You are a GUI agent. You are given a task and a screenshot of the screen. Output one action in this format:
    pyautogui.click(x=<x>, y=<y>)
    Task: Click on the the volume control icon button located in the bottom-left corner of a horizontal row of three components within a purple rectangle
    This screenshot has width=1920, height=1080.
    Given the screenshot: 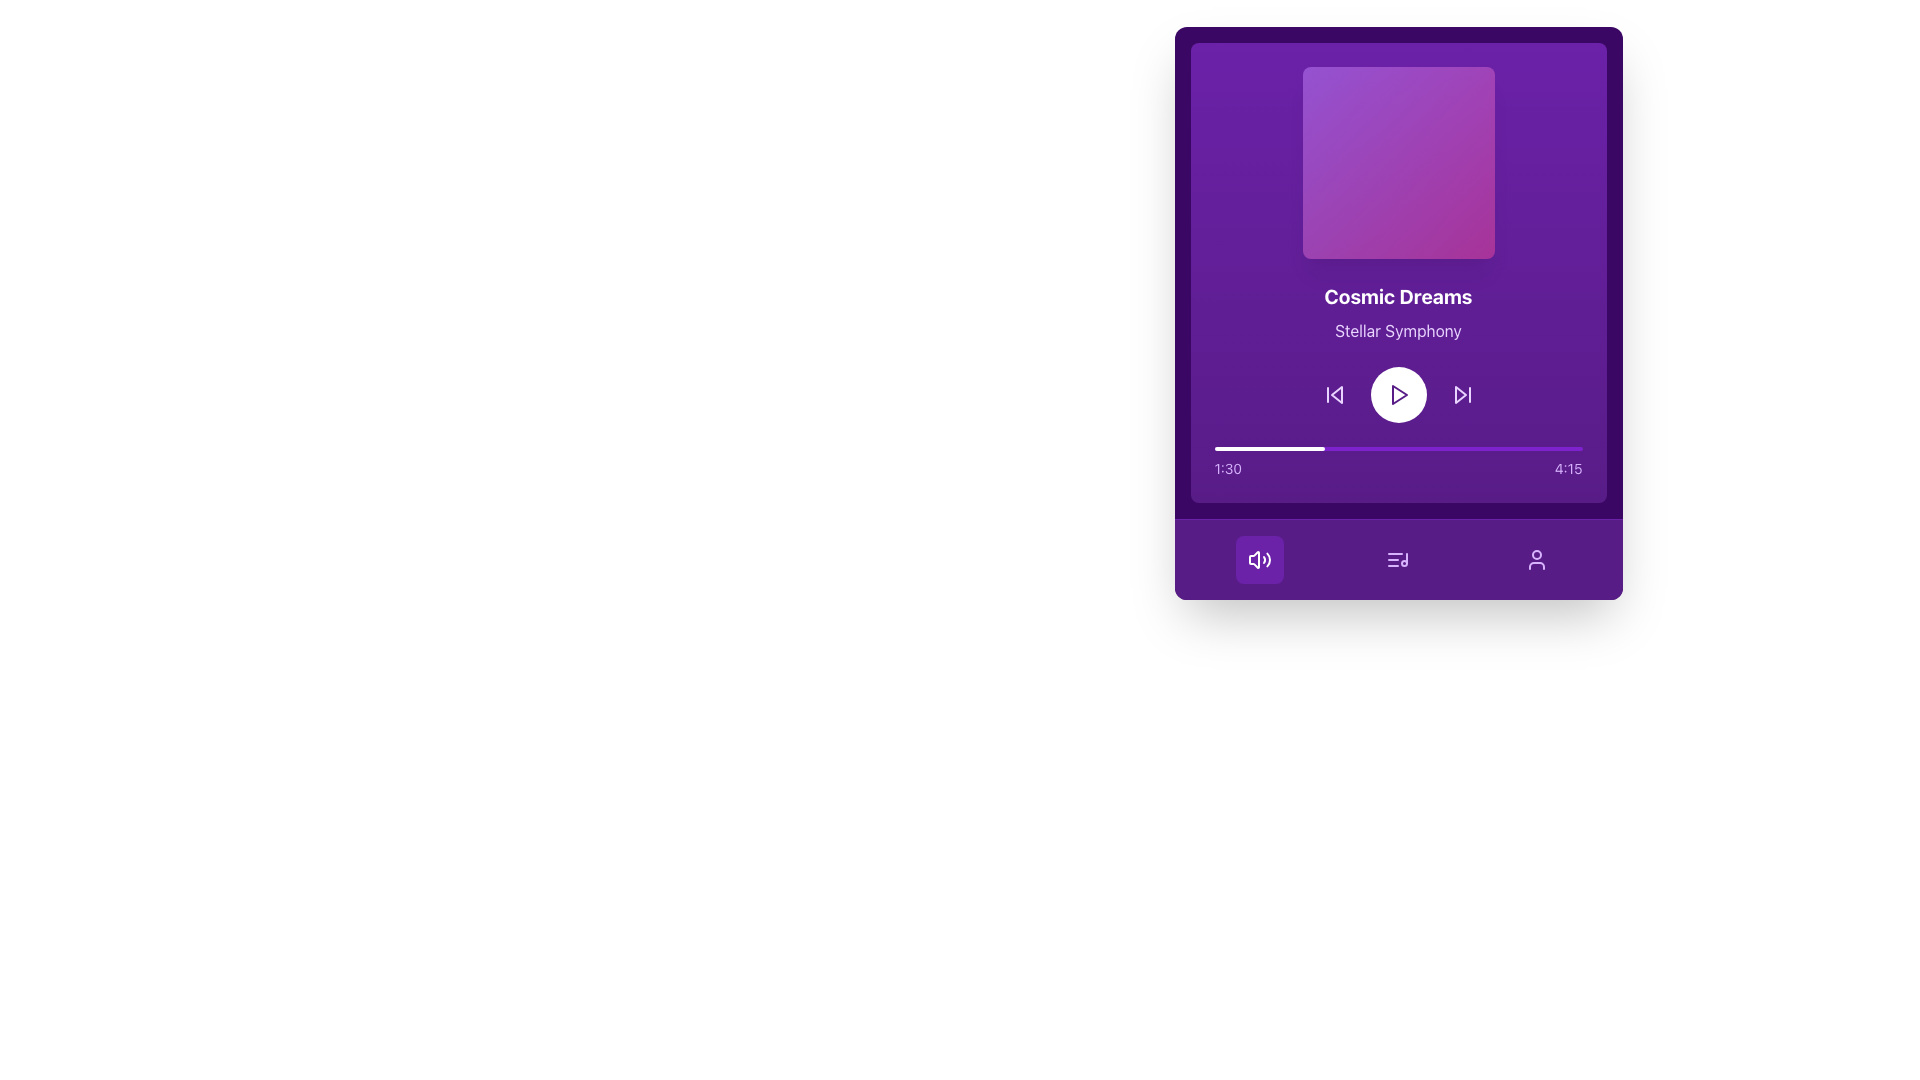 What is the action you would take?
    pyautogui.click(x=1258, y=559)
    